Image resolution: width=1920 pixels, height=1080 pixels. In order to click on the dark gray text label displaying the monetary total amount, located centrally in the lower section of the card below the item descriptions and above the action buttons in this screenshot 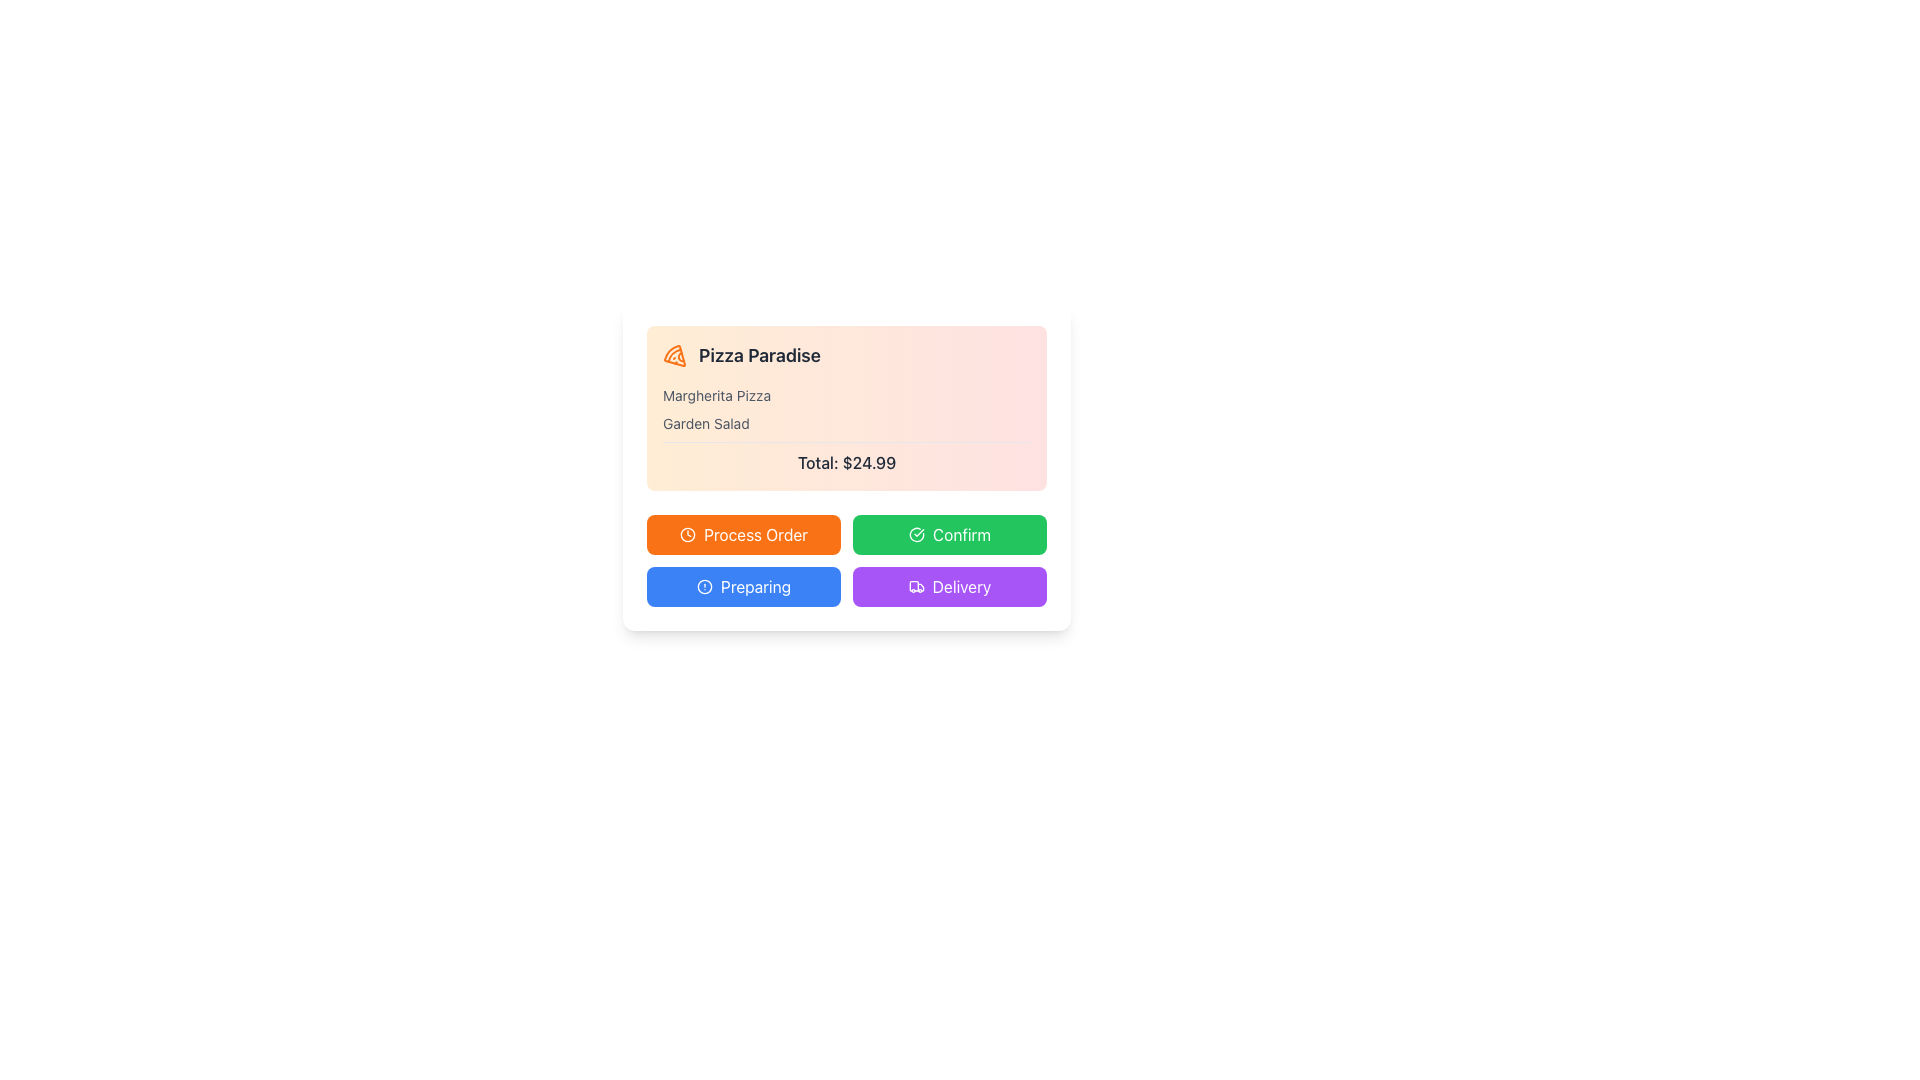, I will do `click(846, 462)`.